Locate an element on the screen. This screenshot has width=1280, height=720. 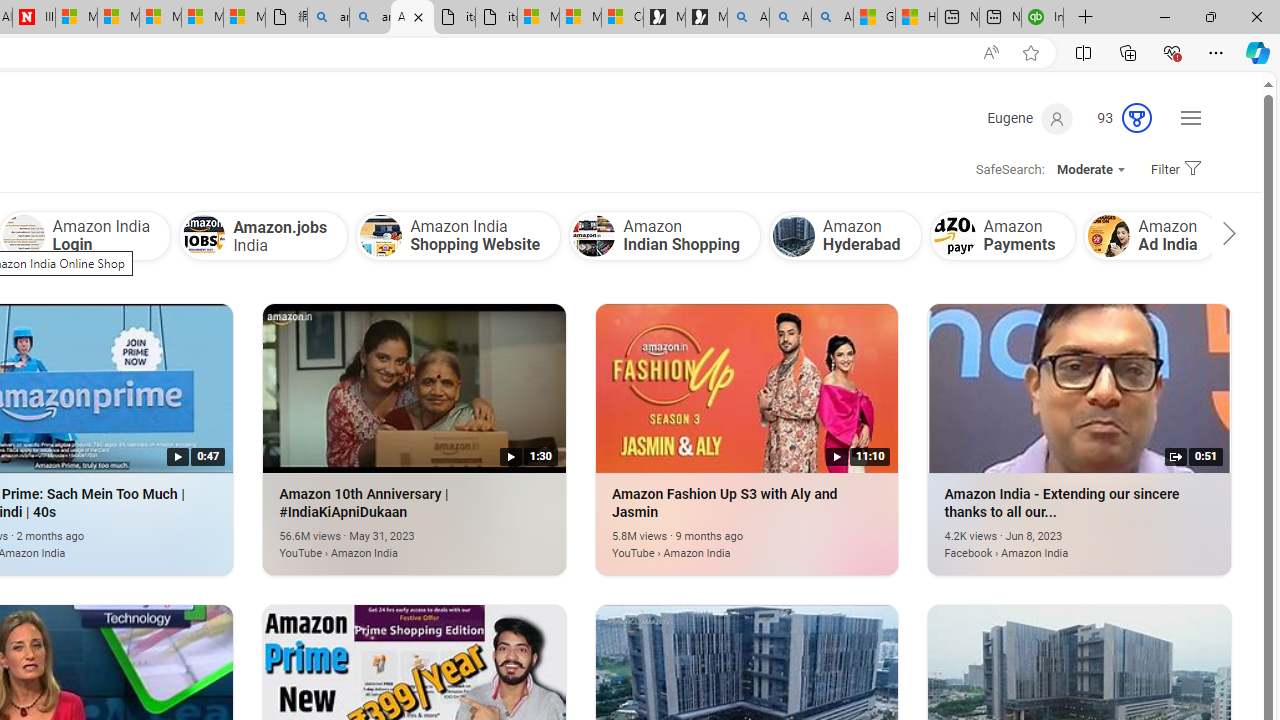
'SafeSearch:' is located at coordinates (1003, 168).